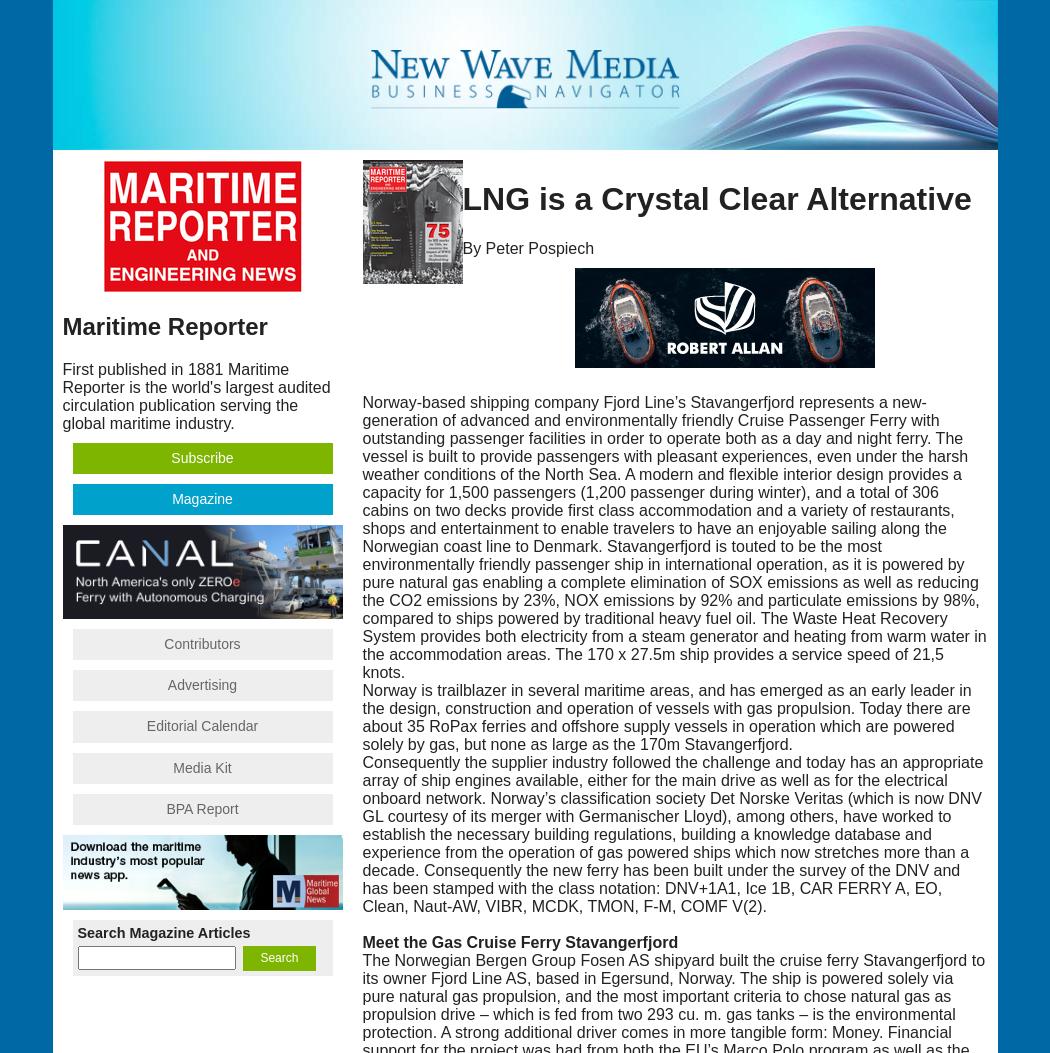 The image size is (1050, 1053). Describe the element at coordinates (528, 246) in the screenshot. I see `'By Peter Pospiech'` at that location.